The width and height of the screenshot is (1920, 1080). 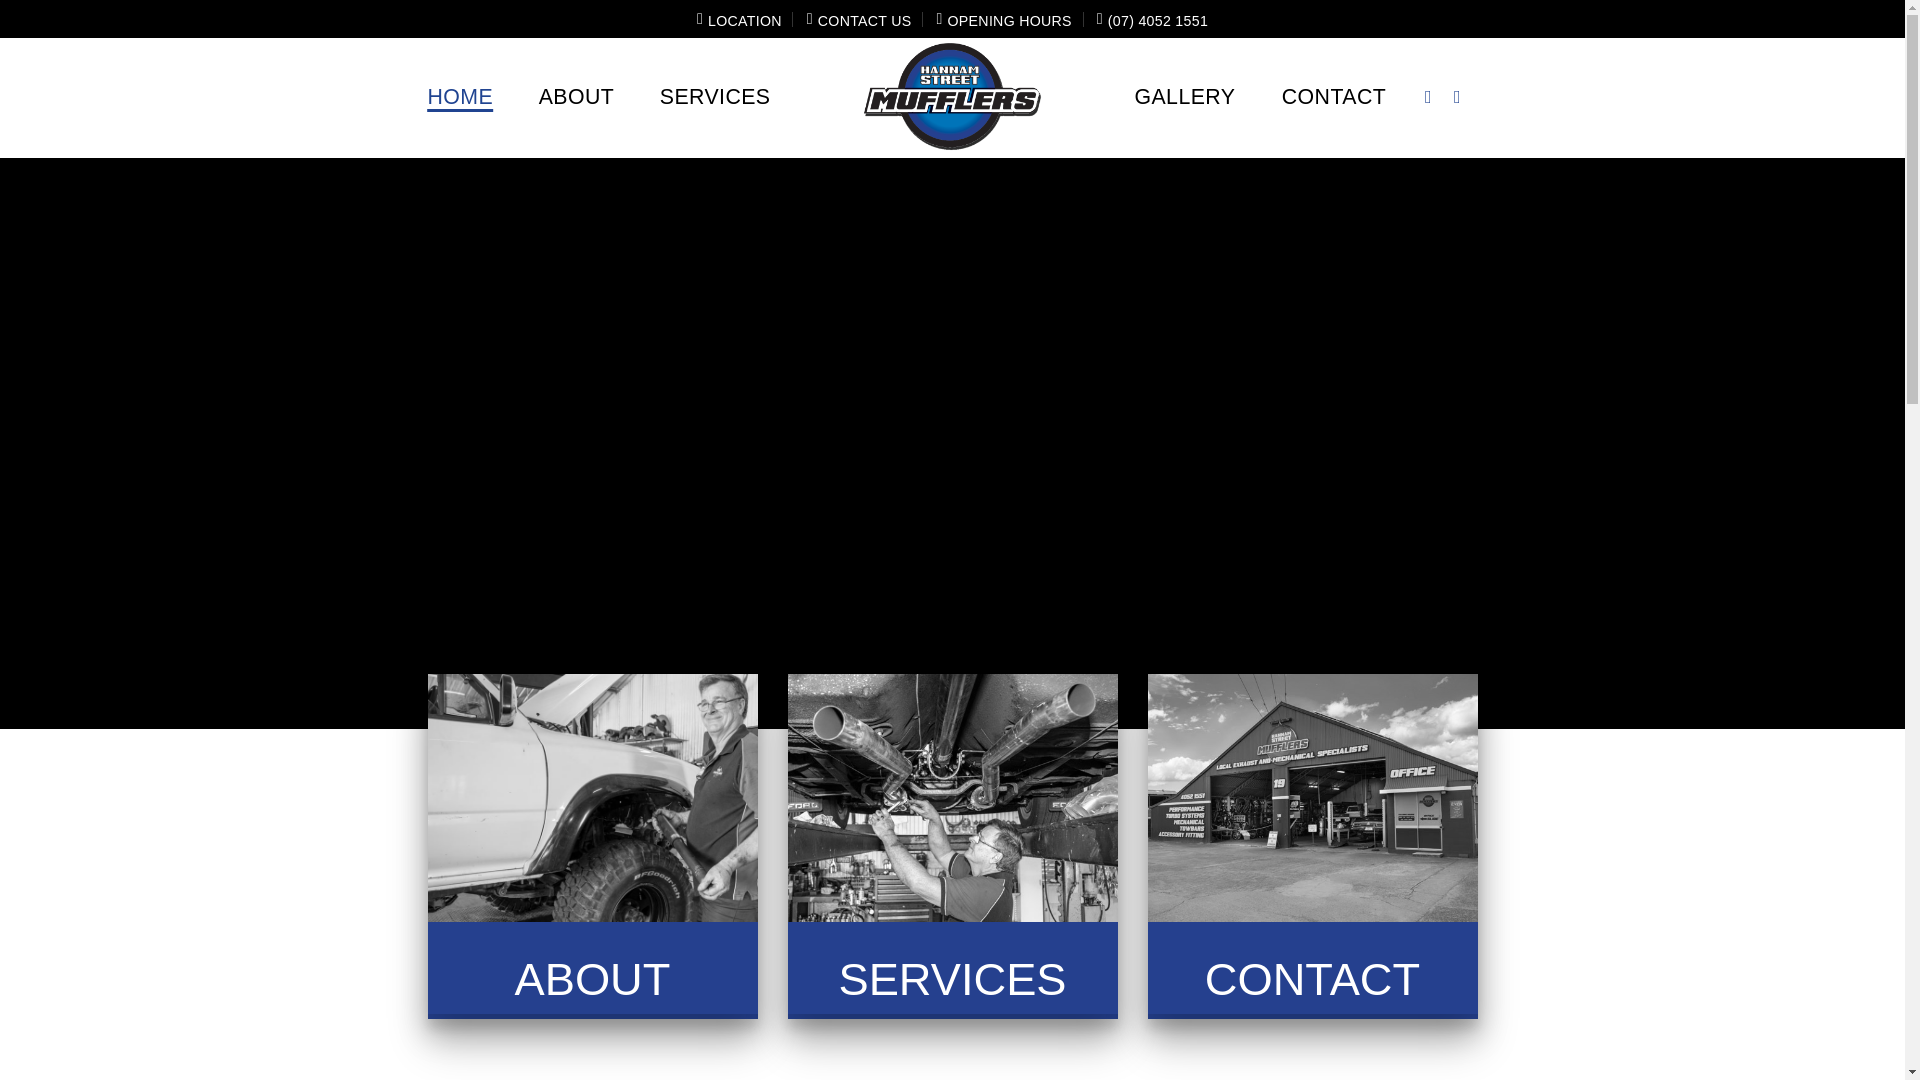 What do you see at coordinates (1133, 96) in the screenshot?
I see `'GALLERY'` at bounding box center [1133, 96].